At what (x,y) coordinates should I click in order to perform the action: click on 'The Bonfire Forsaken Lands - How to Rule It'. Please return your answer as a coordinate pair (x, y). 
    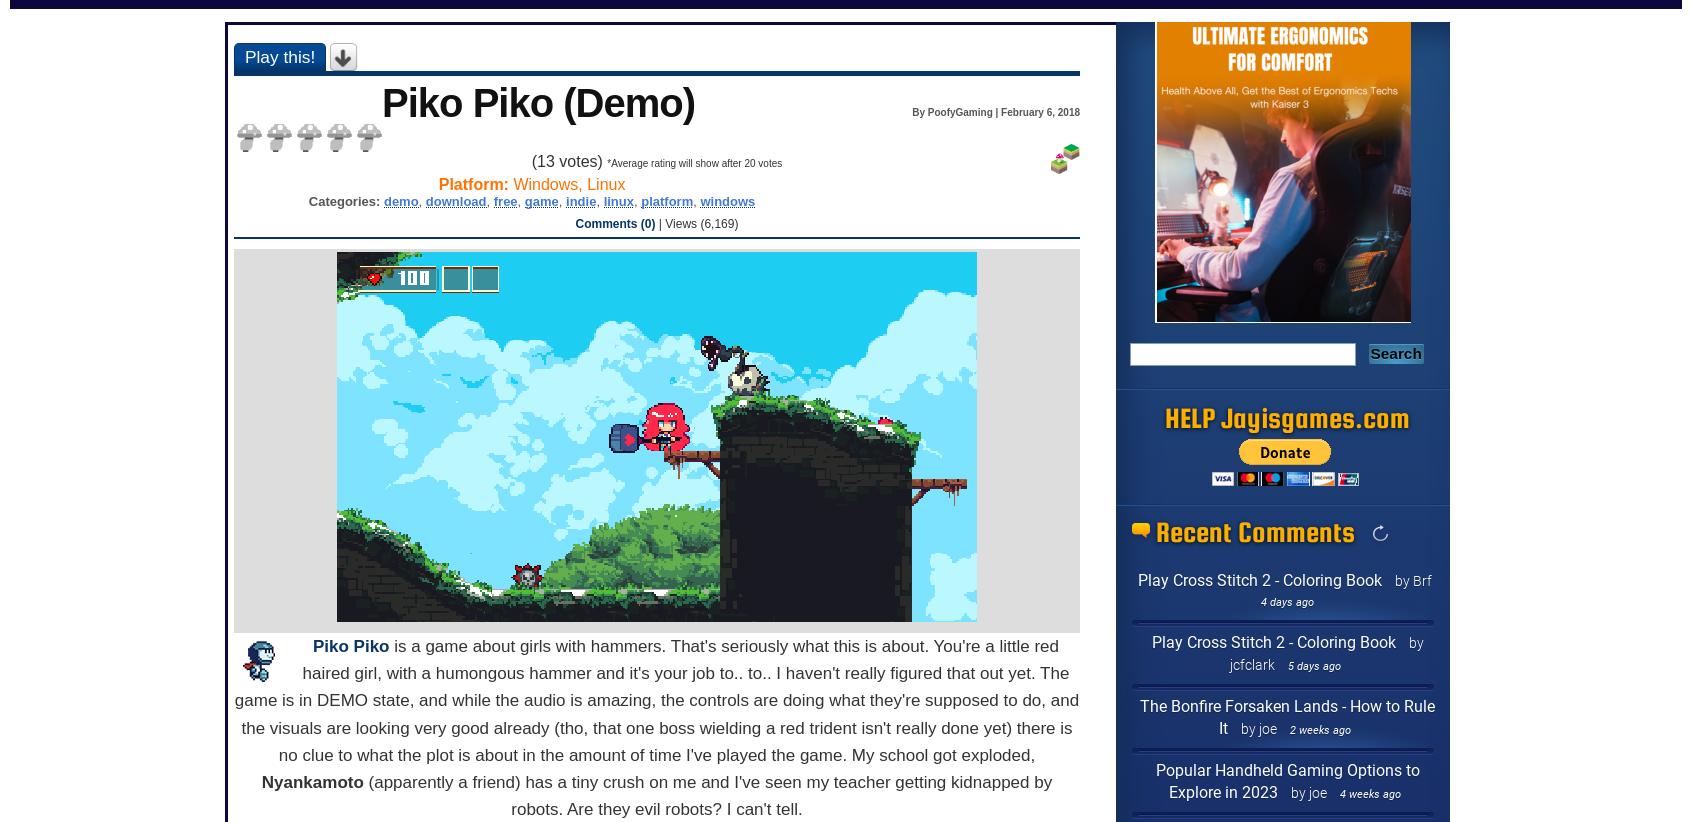
    Looking at the image, I should click on (1286, 716).